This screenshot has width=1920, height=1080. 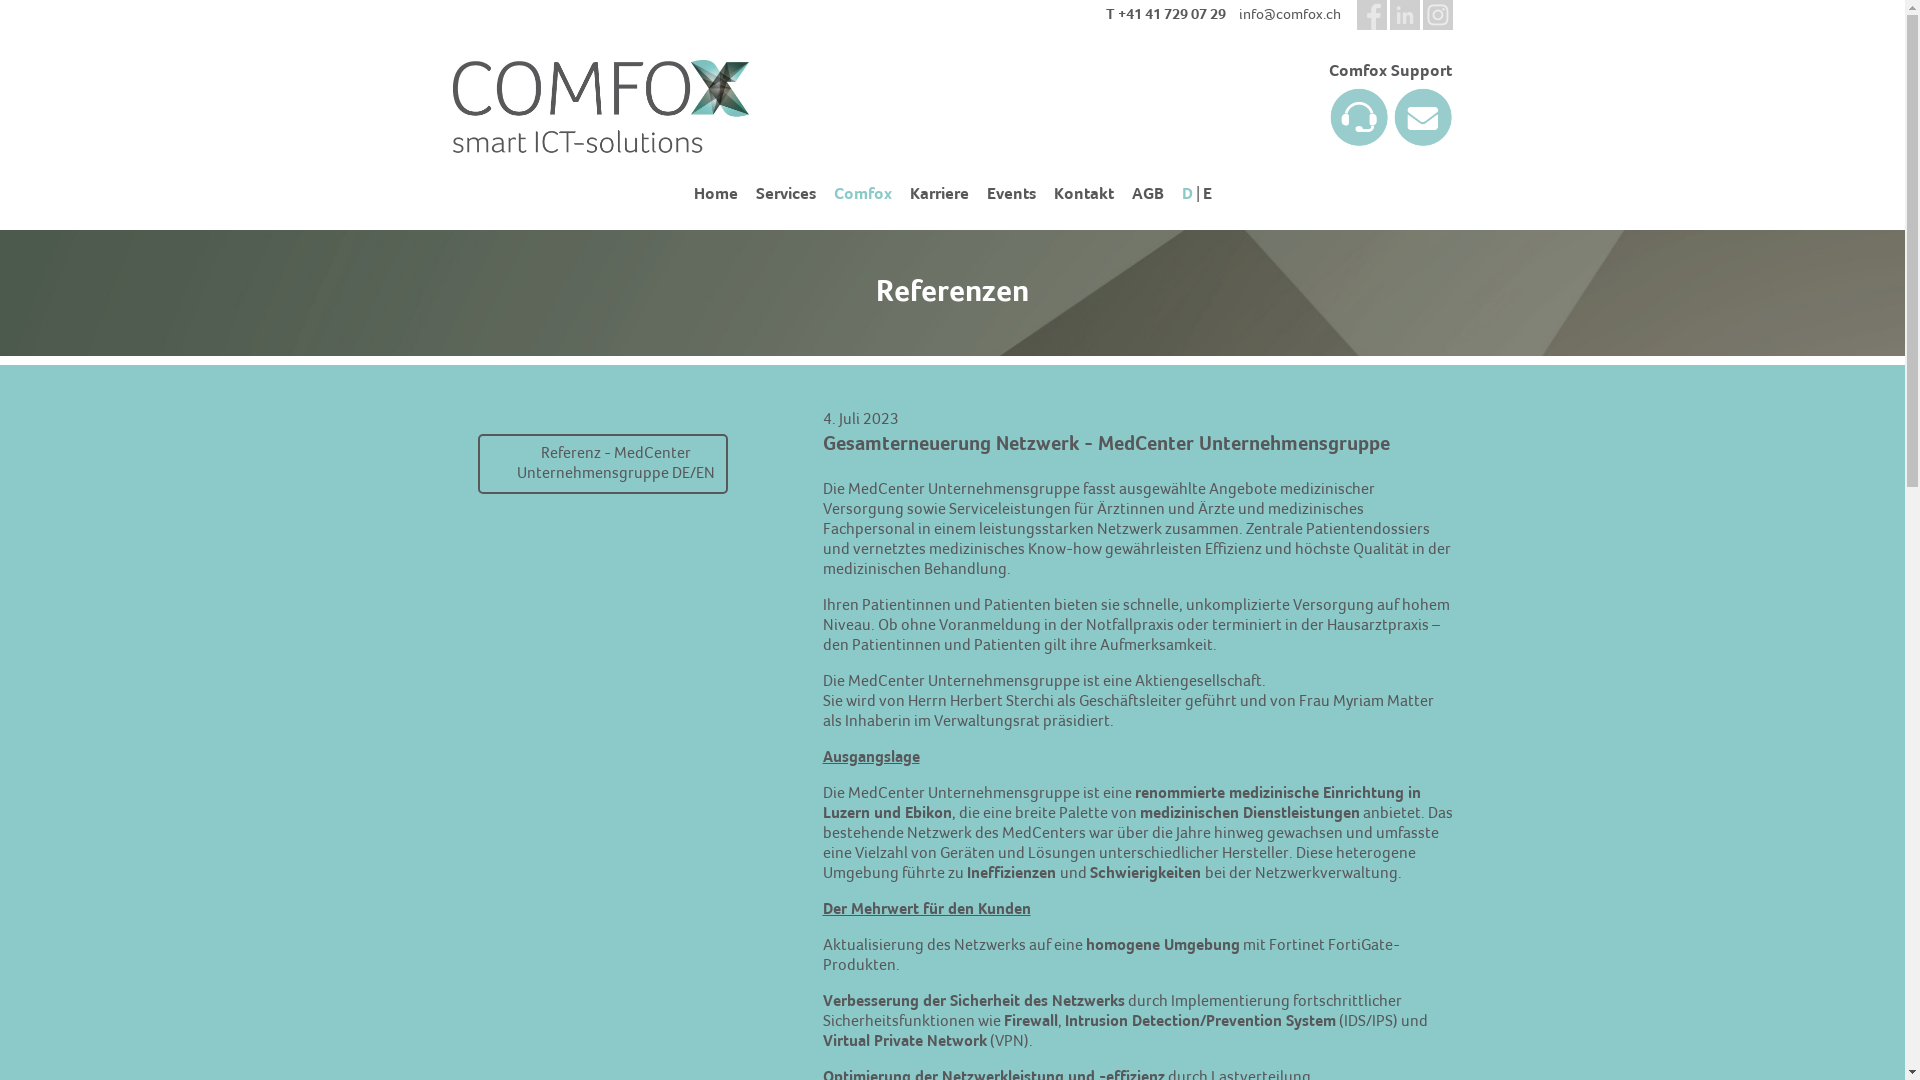 I want to click on 'Home', so click(x=715, y=194).